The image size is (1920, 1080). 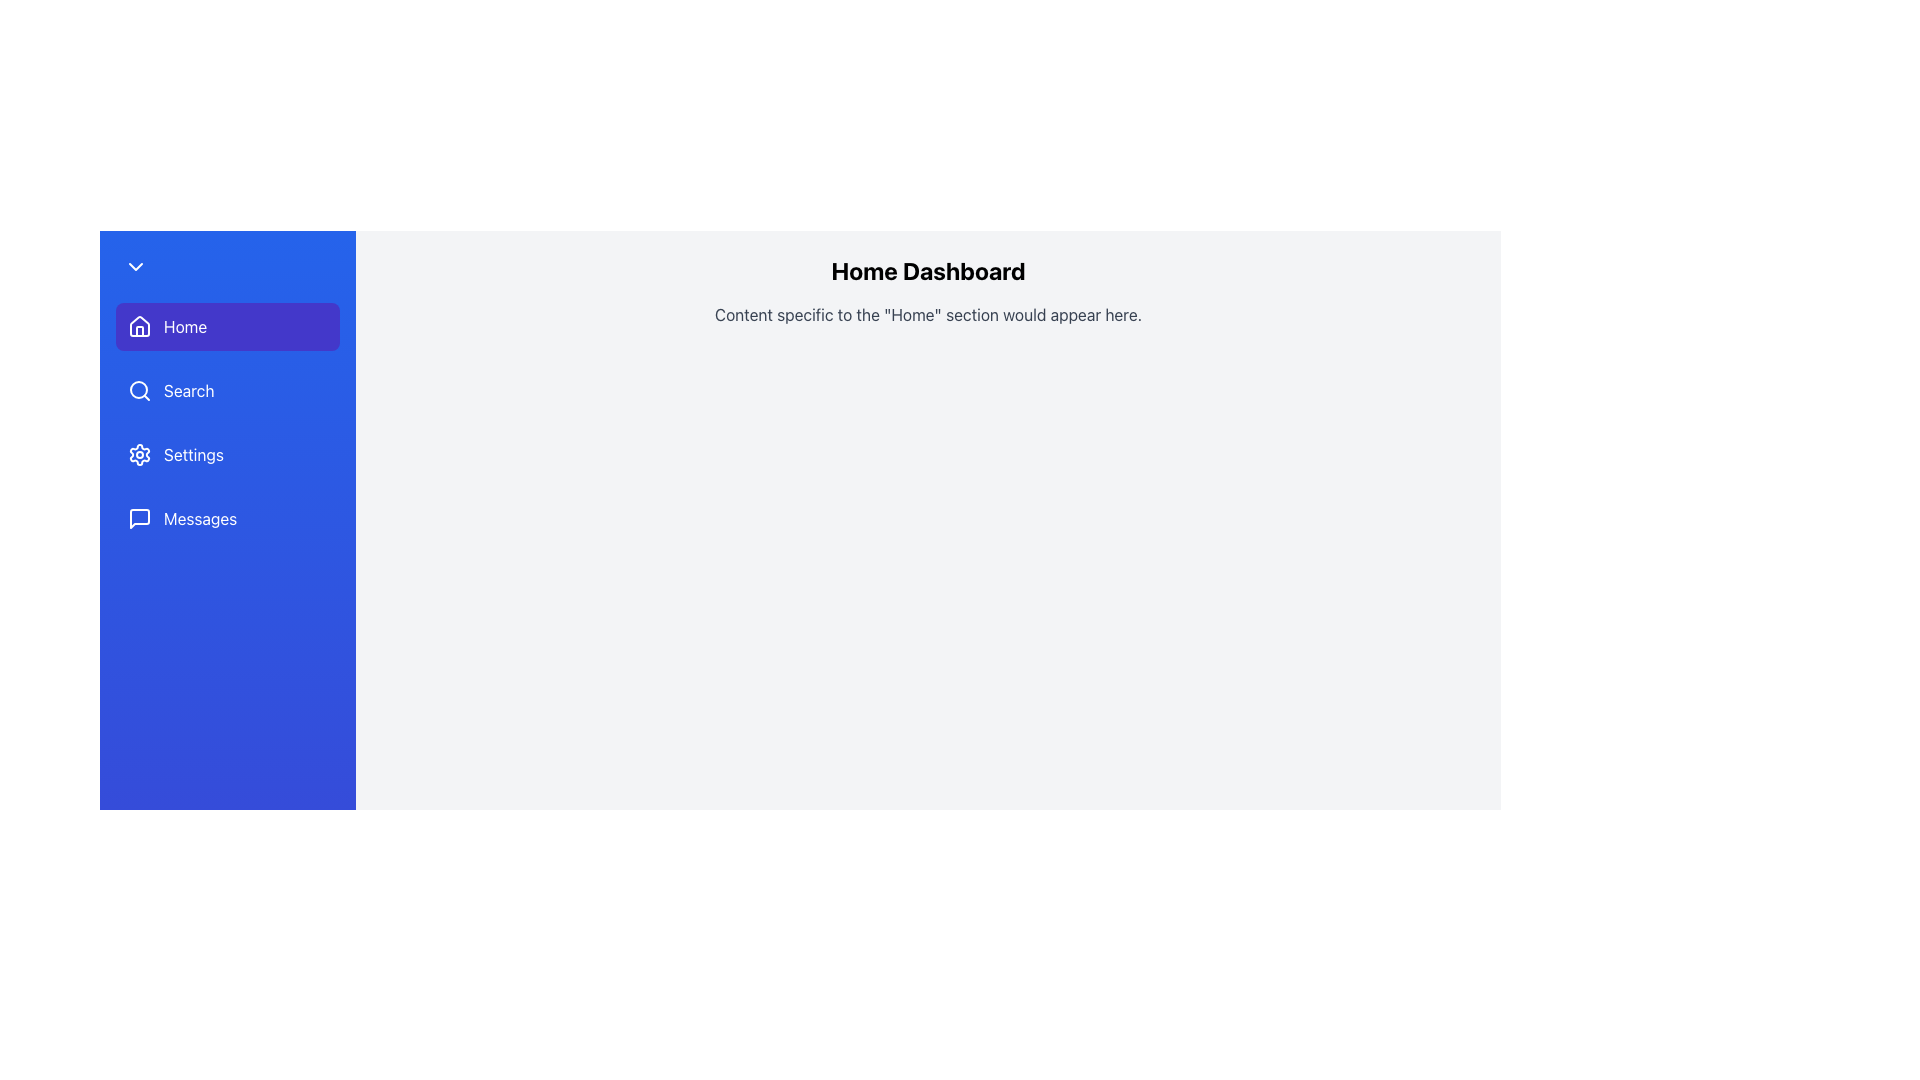 What do you see at coordinates (200, 518) in the screenshot?
I see `the 'Messages' text label in the vertical navigation menu` at bounding box center [200, 518].